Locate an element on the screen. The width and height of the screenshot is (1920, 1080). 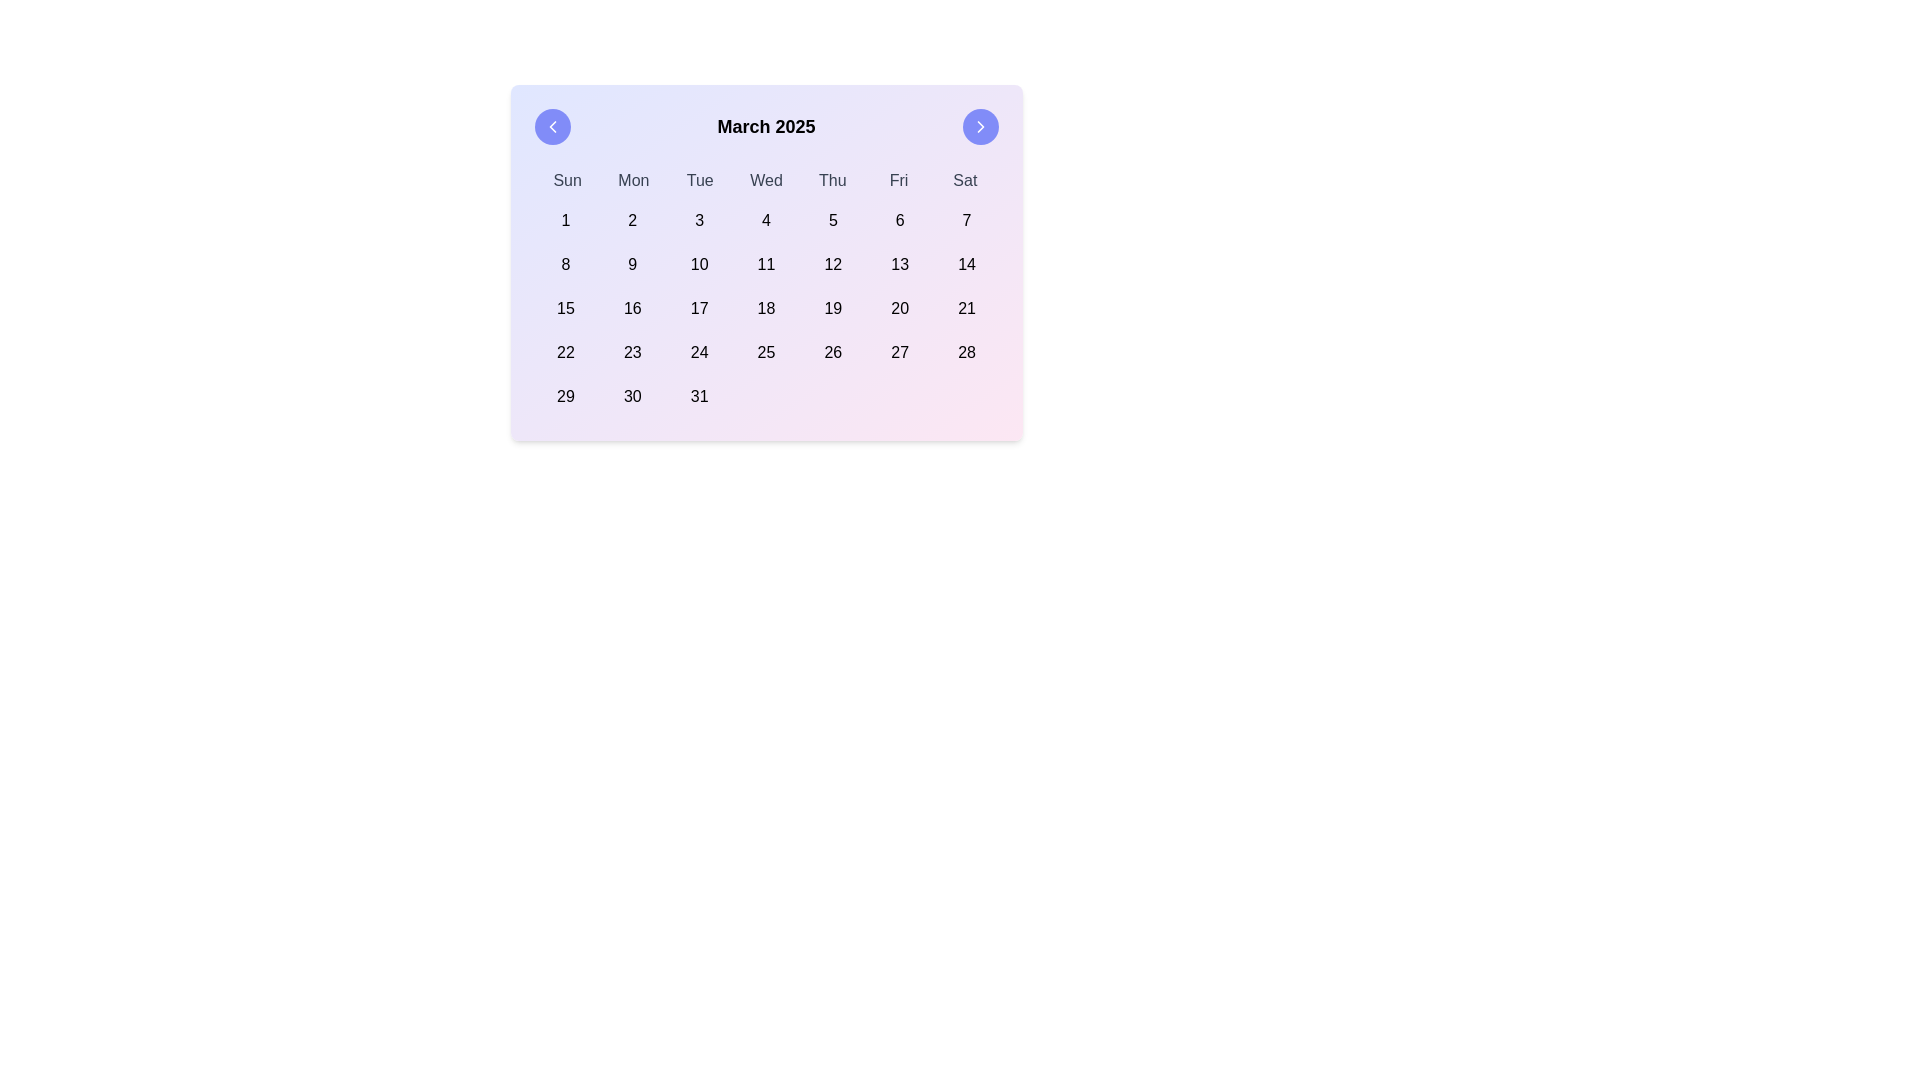
the label displaying the text 'Fri', which is the sixth weekday label in a grid layout under 'March 2025', positioned between 'Thu' and 'Sat' is located at coordinates (898, 181).